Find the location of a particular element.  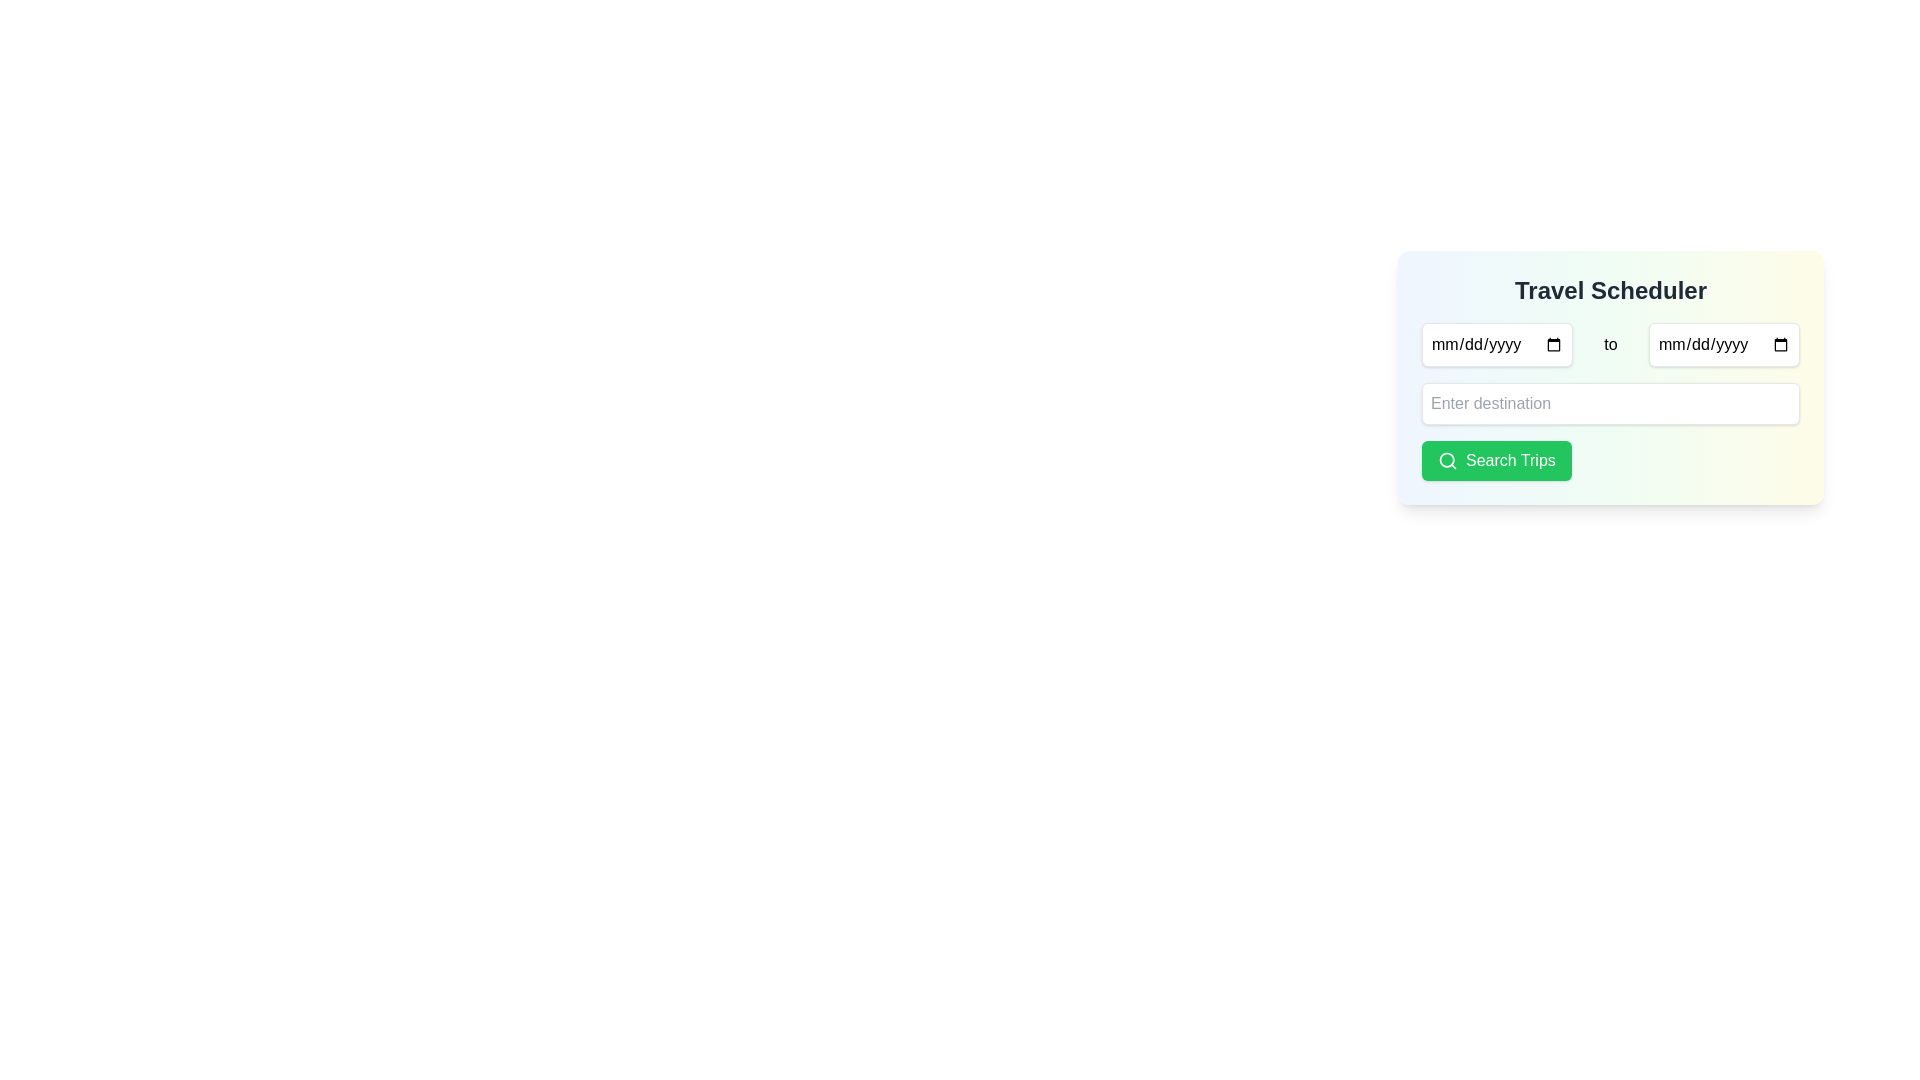

the text label displaying the word 'to', which is positioned between two date input fields is located at coordinates (1611, 343).